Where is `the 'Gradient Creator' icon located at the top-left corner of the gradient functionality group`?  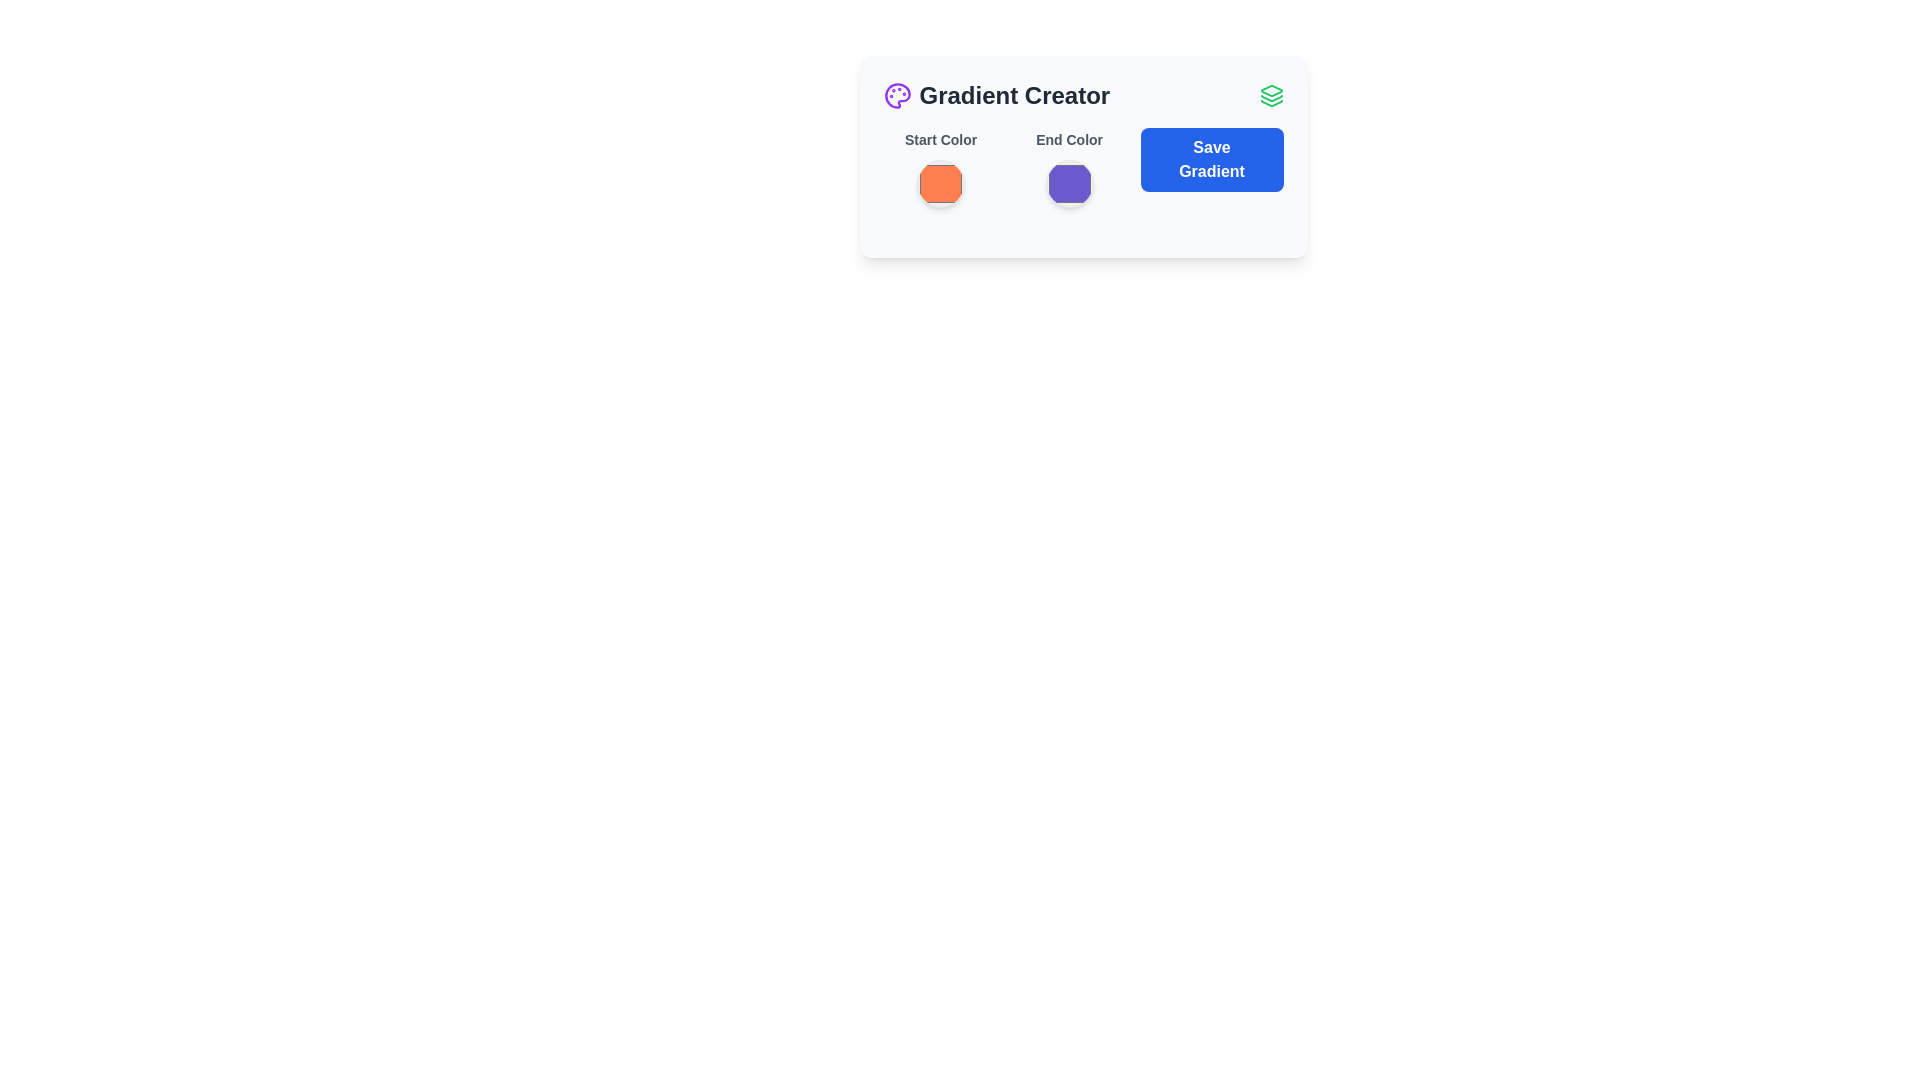
the 'Gradient Creator' icon located at the top-left corner of the gradient functionality group is located at coordinates (896, 96).